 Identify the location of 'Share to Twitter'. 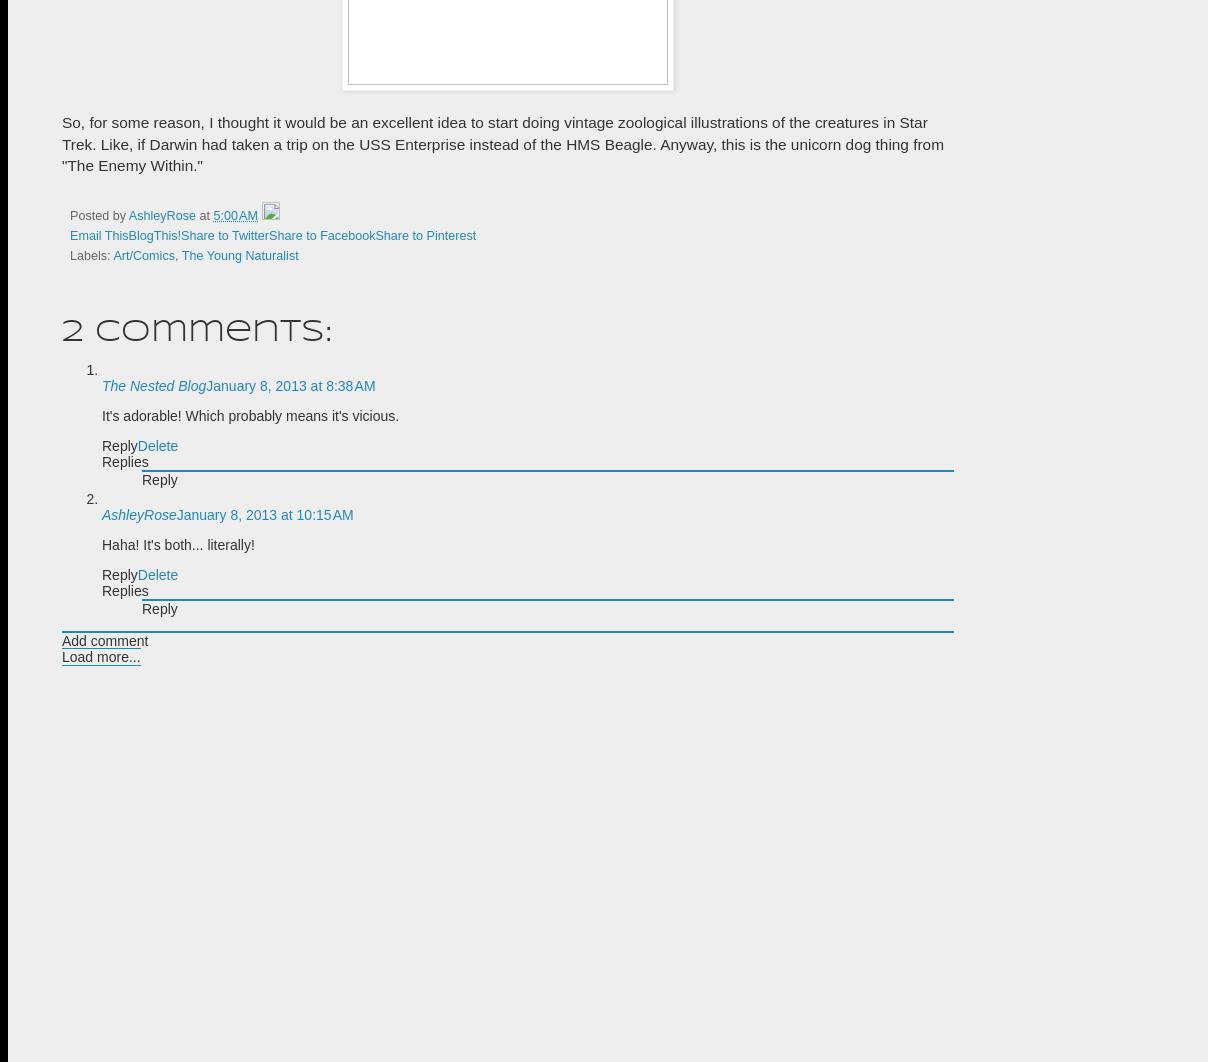
(225, 235).